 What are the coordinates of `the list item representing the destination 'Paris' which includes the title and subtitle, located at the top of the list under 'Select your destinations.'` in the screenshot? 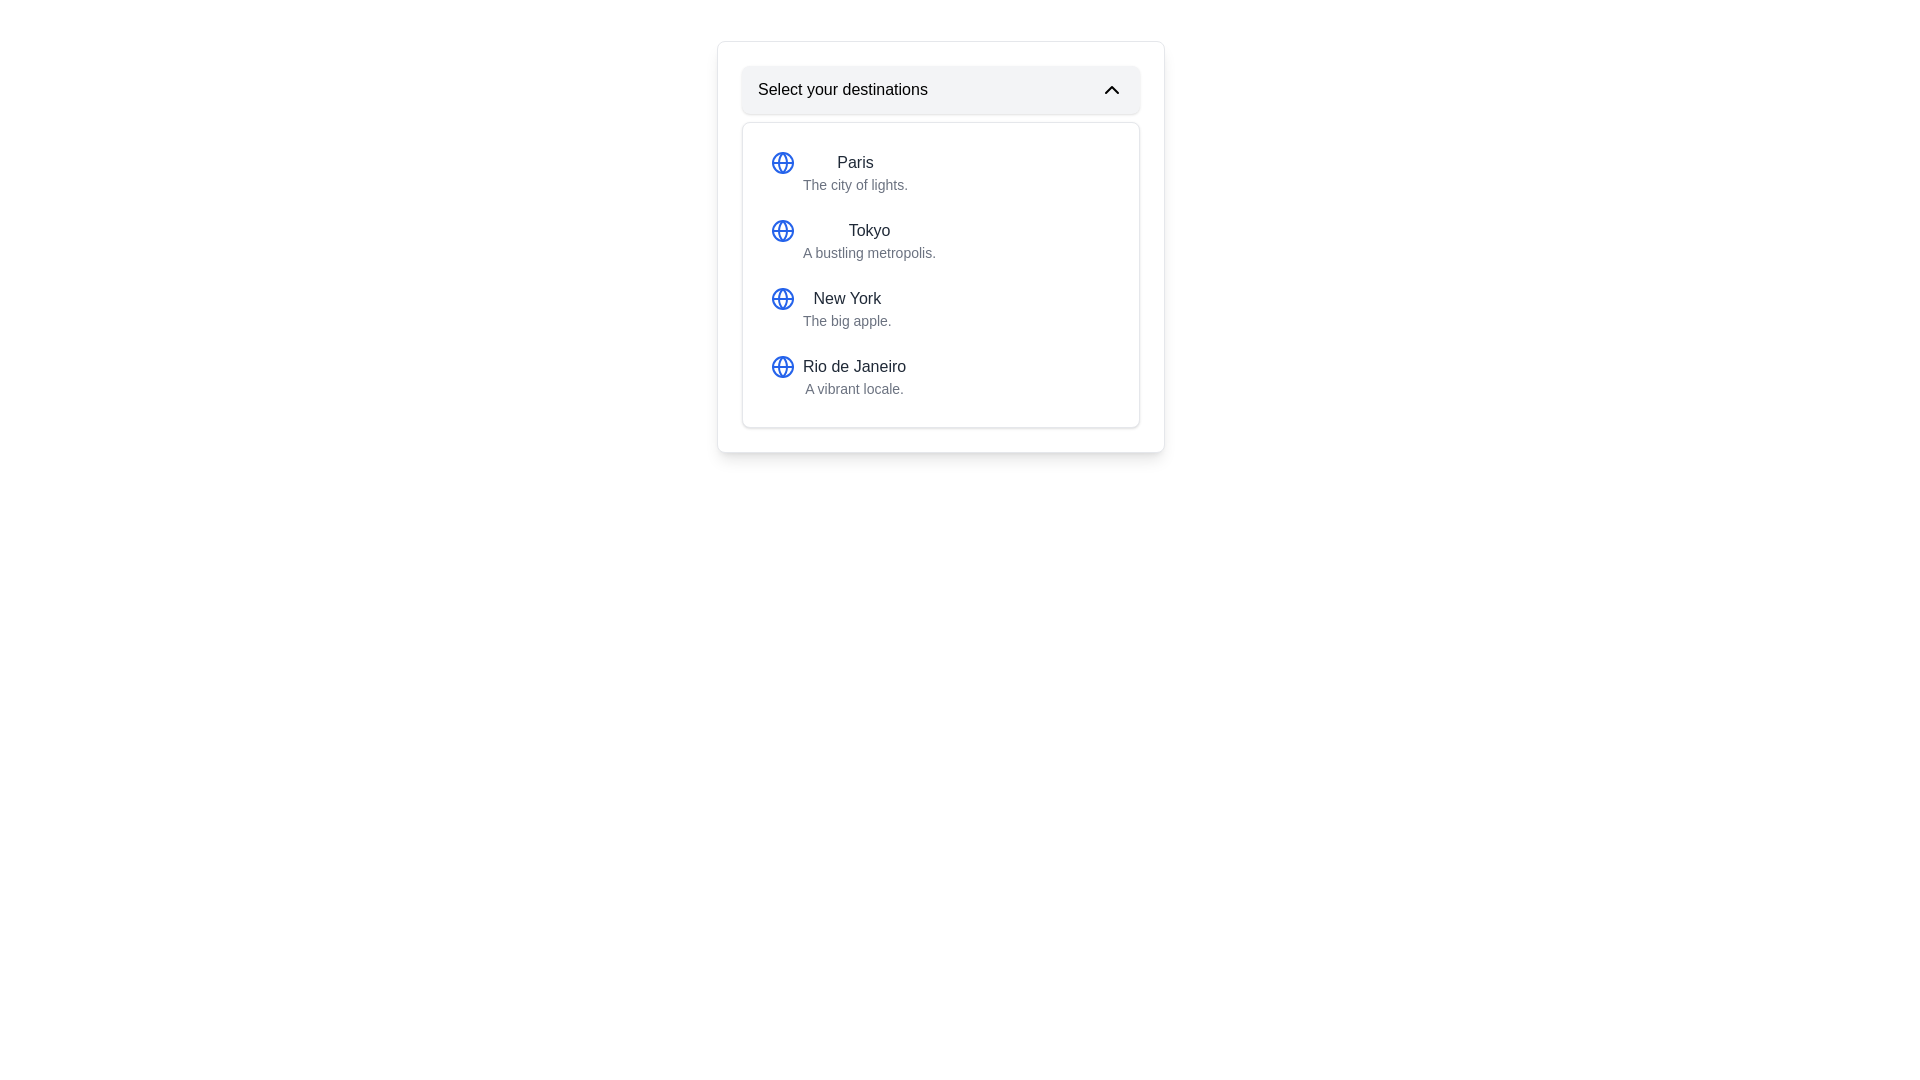 It's located at (839, 172).